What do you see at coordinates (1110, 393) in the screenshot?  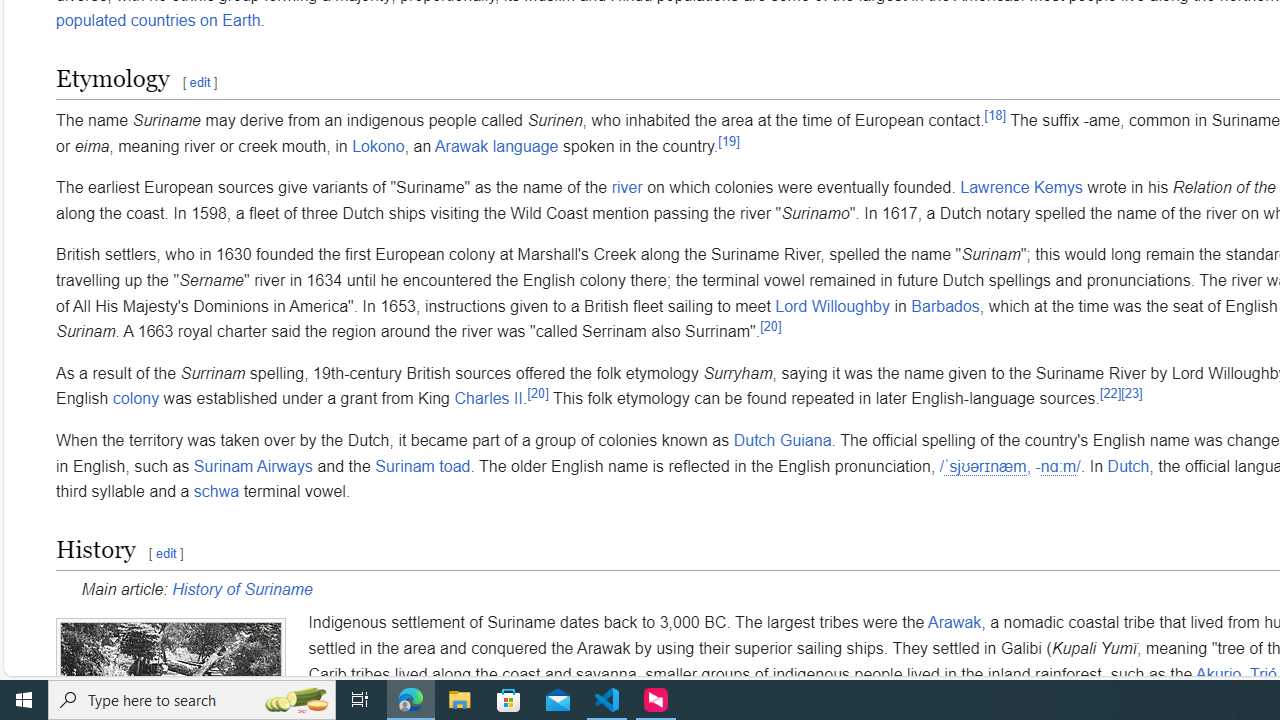 I see `'[22]'` at bounding box center [1110, 393].